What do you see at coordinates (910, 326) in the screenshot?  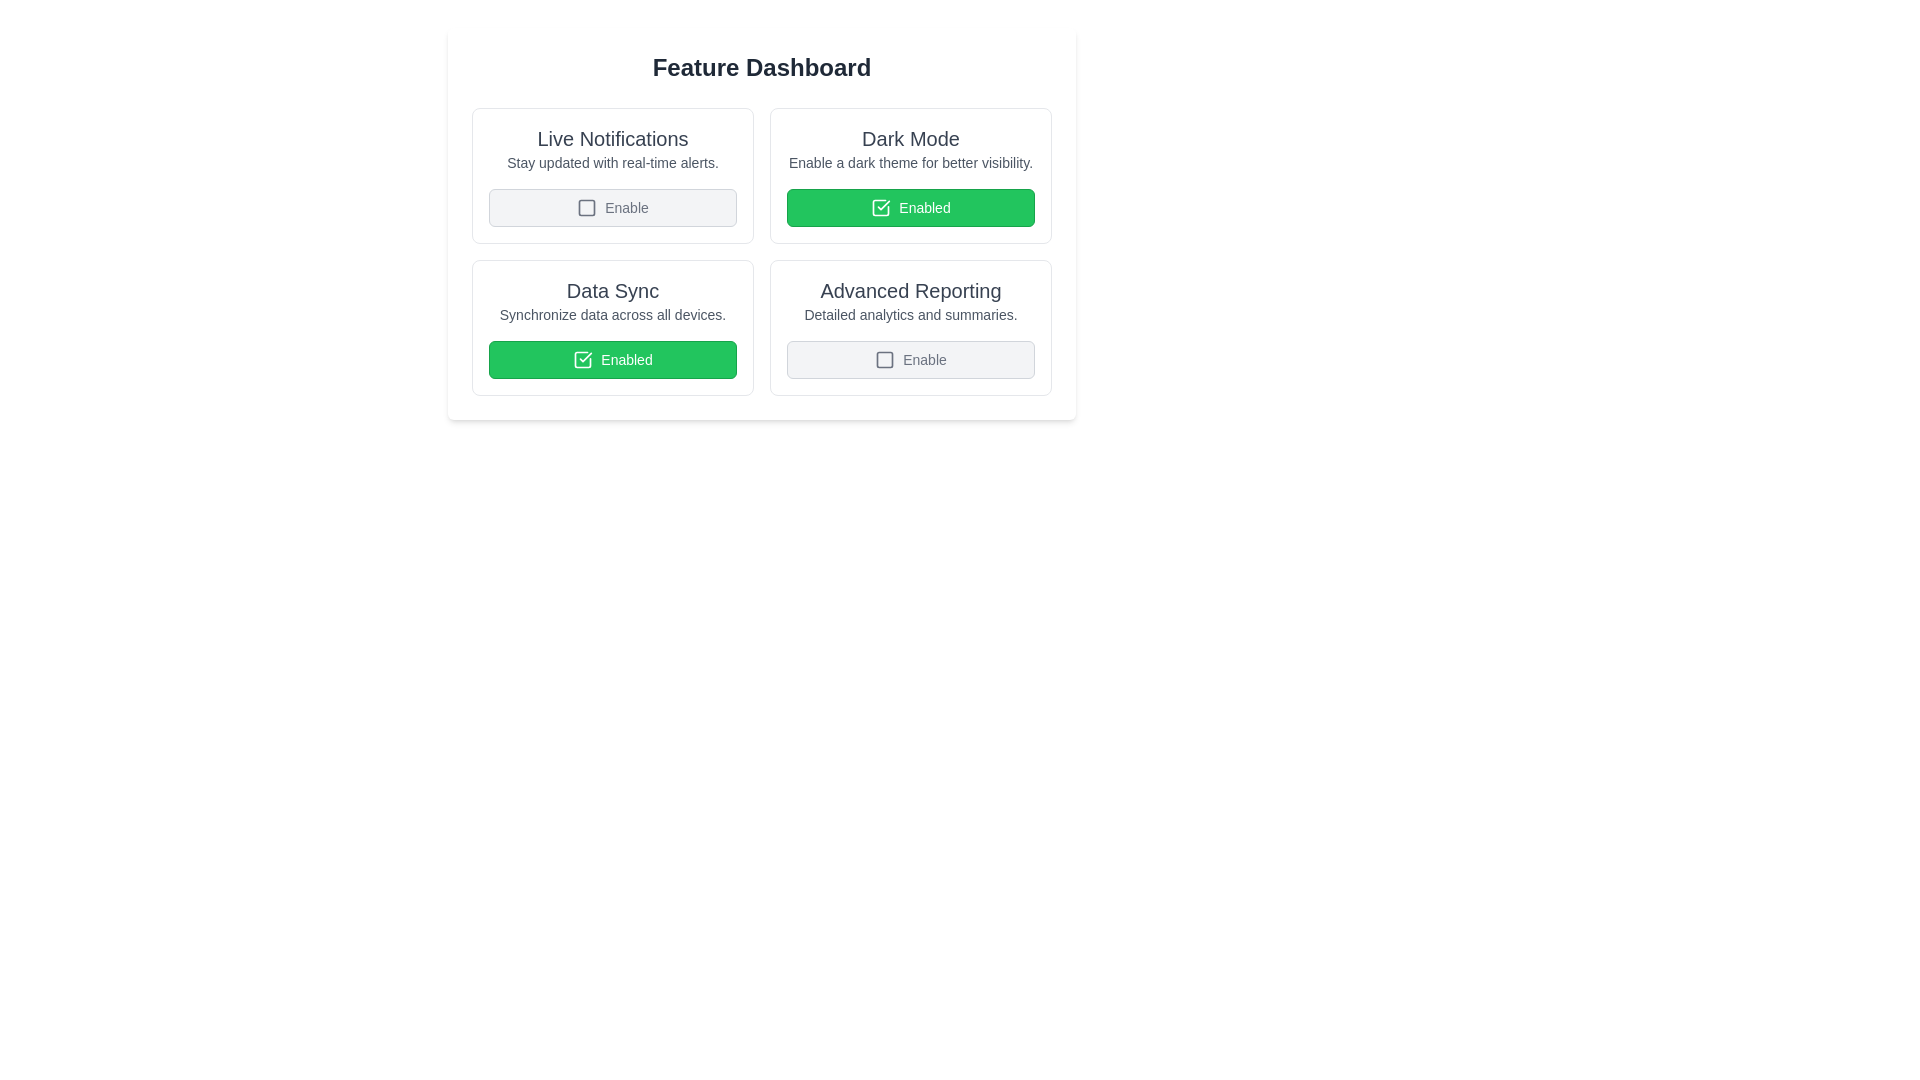 I see `the 'Enable' button on the 'Advanced Reporting' feature card located in the bottom-right cell of the grid layout` at bounding box center [910, 326].